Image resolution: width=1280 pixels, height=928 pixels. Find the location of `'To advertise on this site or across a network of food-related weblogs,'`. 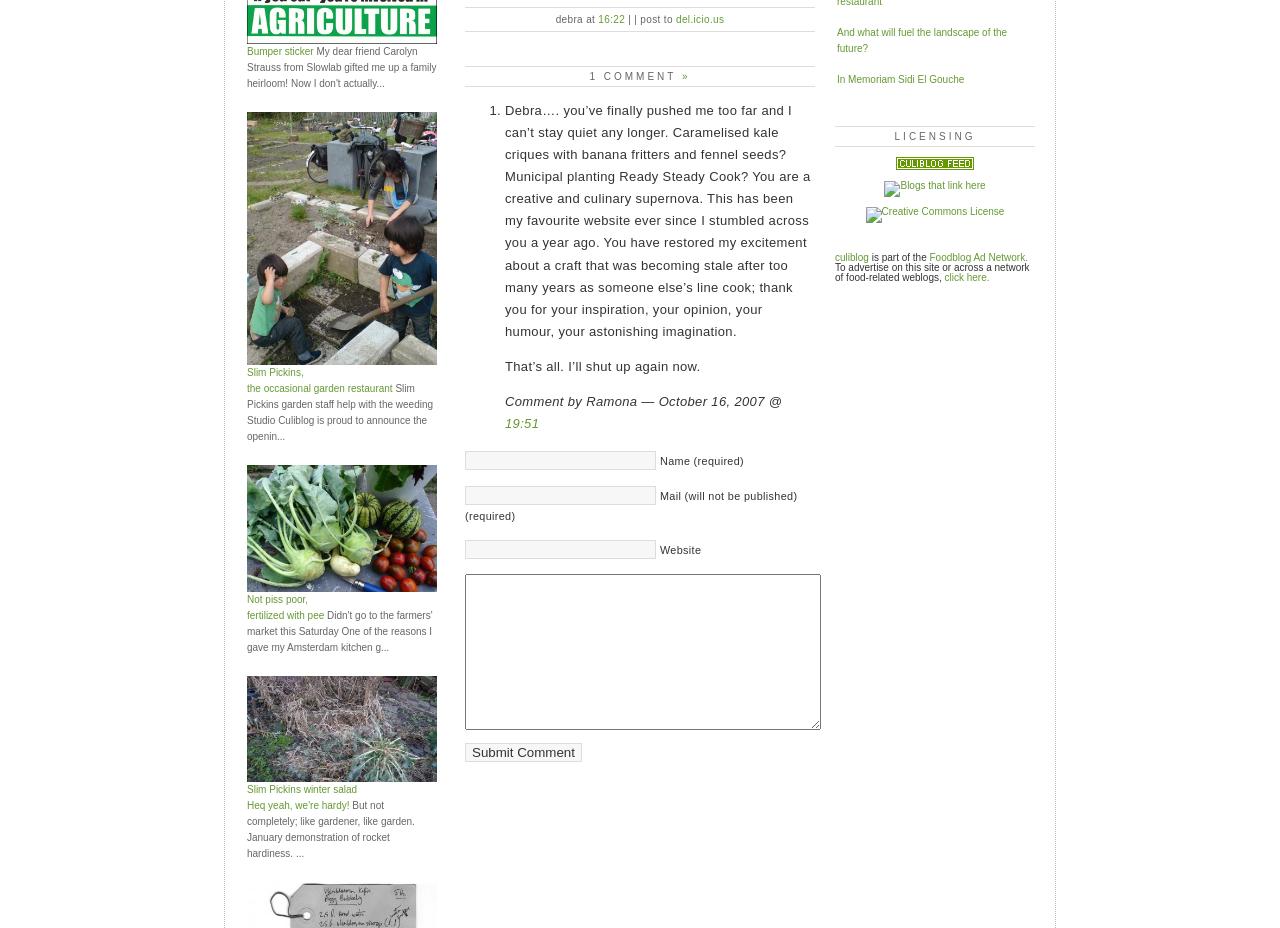

'To advertise on this site or across a network of food-related weblogs,' is located at coordinates (930, 270).